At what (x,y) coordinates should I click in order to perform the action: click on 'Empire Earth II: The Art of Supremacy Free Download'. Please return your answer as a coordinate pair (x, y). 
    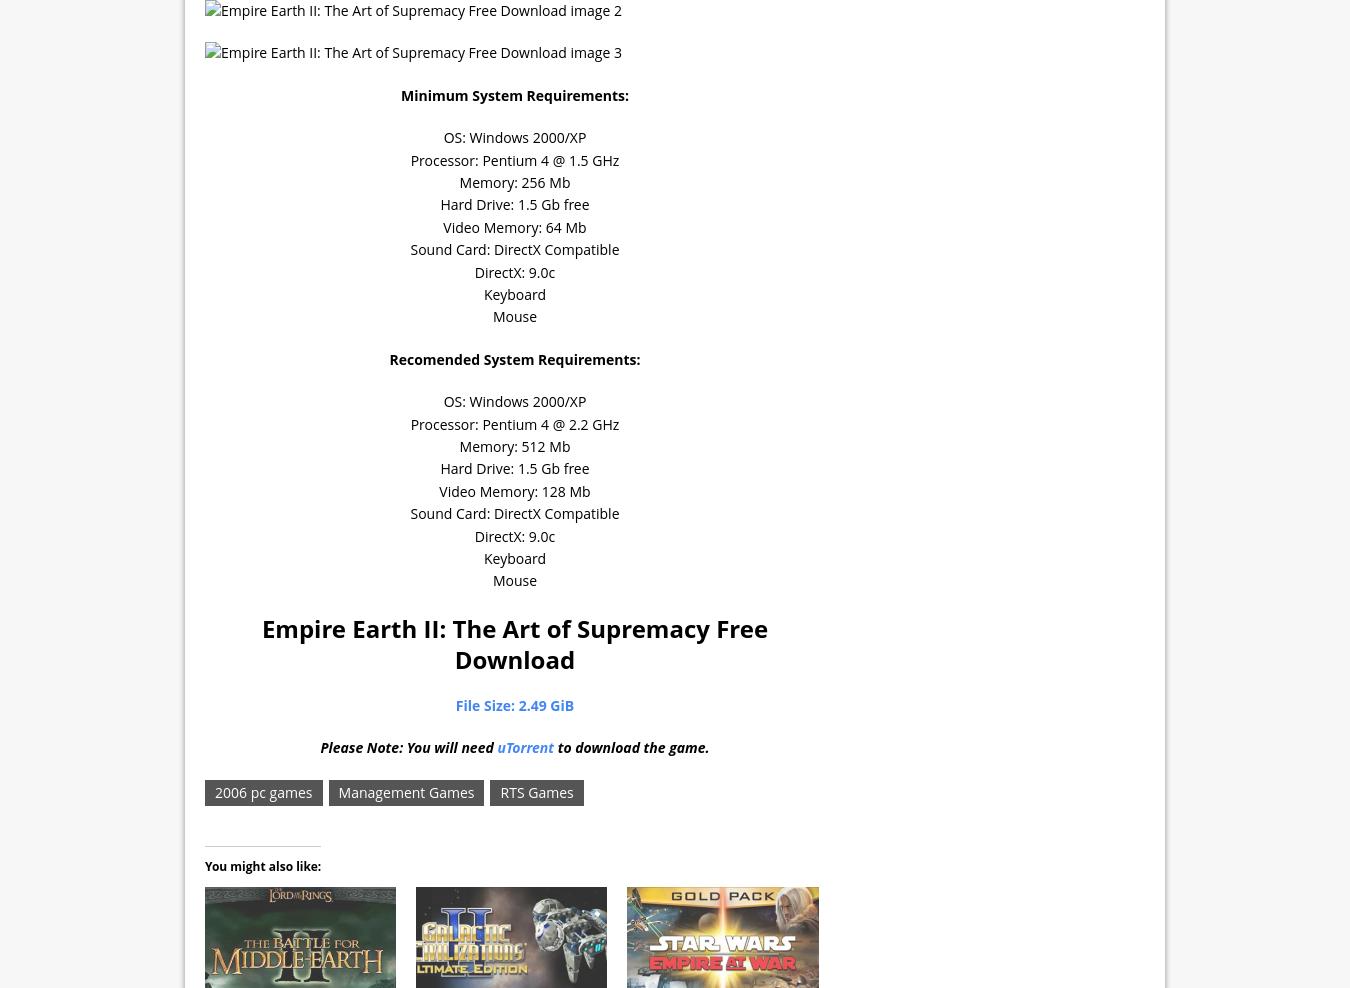
    Looking at the image, I should click on (513, 641).